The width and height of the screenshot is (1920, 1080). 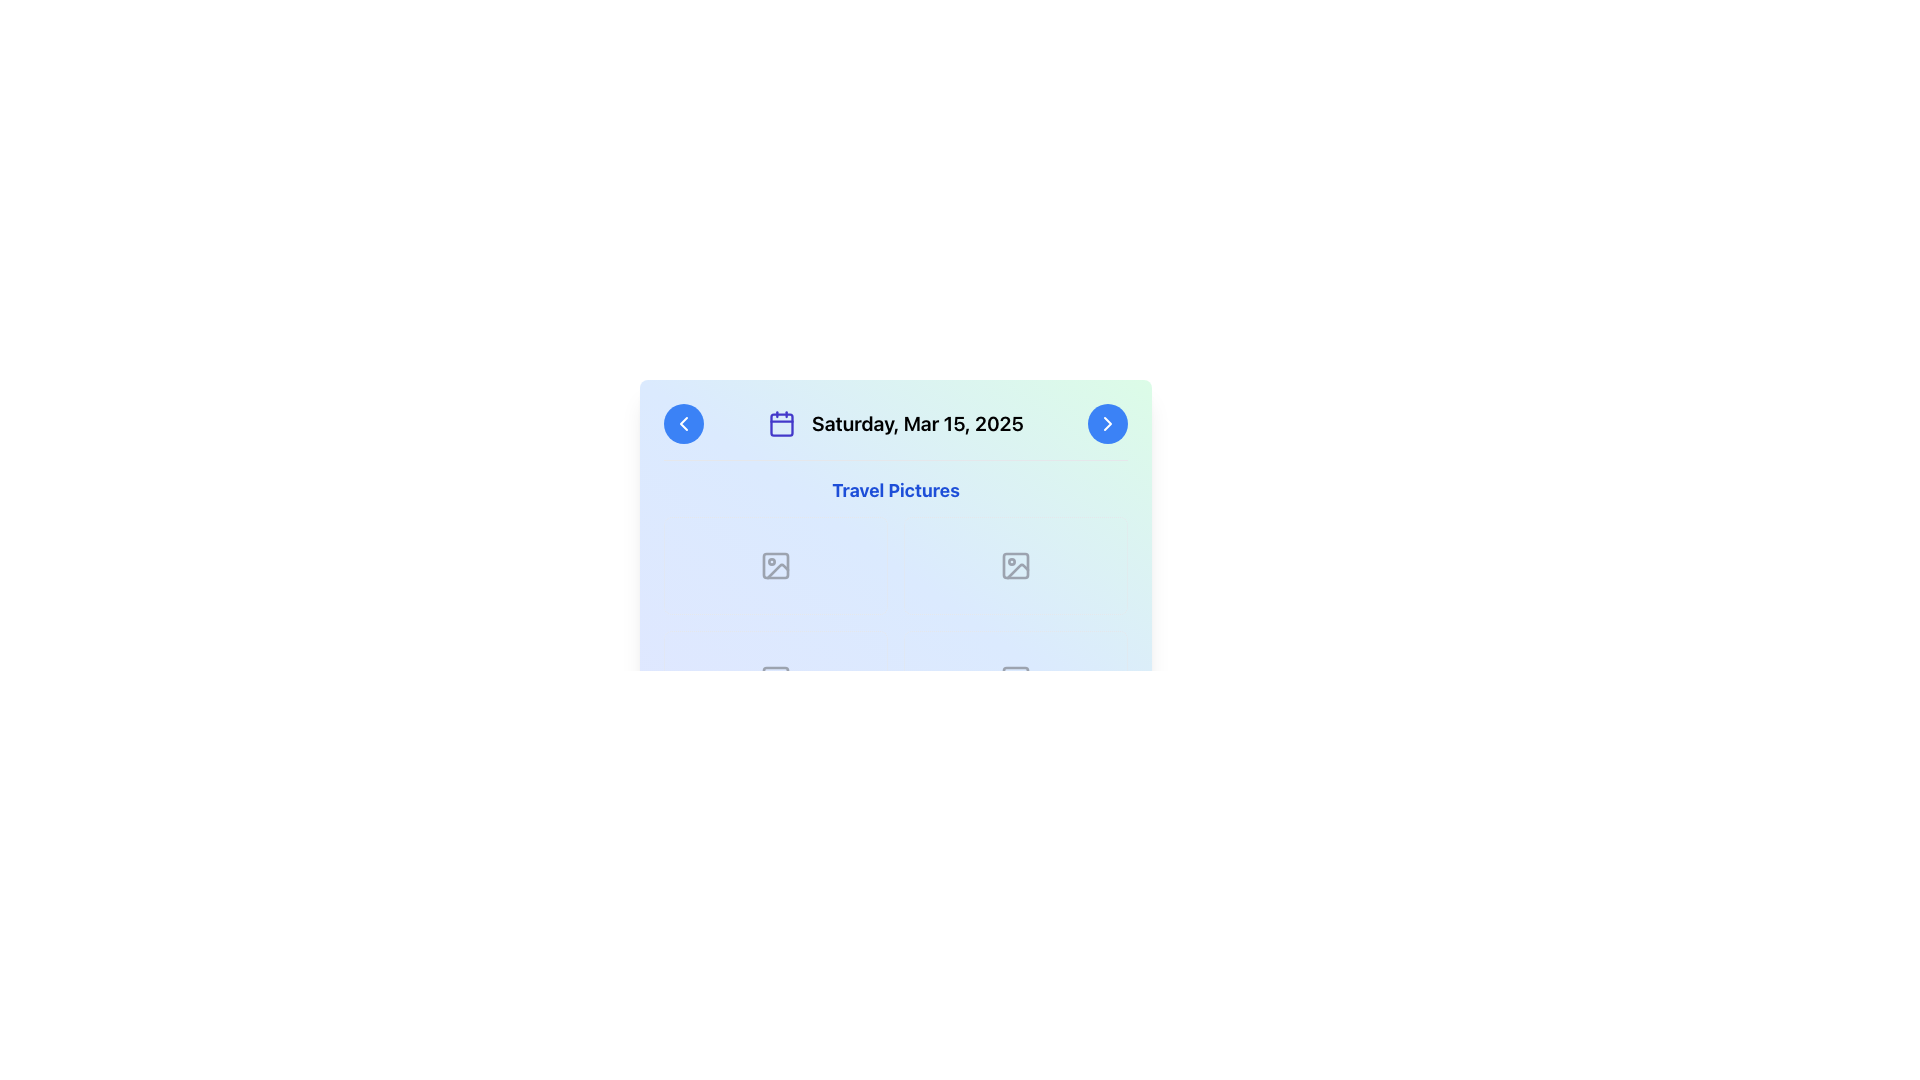 I want to click on the left-pointing chevron icon located in the top-left region of the interface, which is inside a rounded blue button, so click(x=684, y=423).